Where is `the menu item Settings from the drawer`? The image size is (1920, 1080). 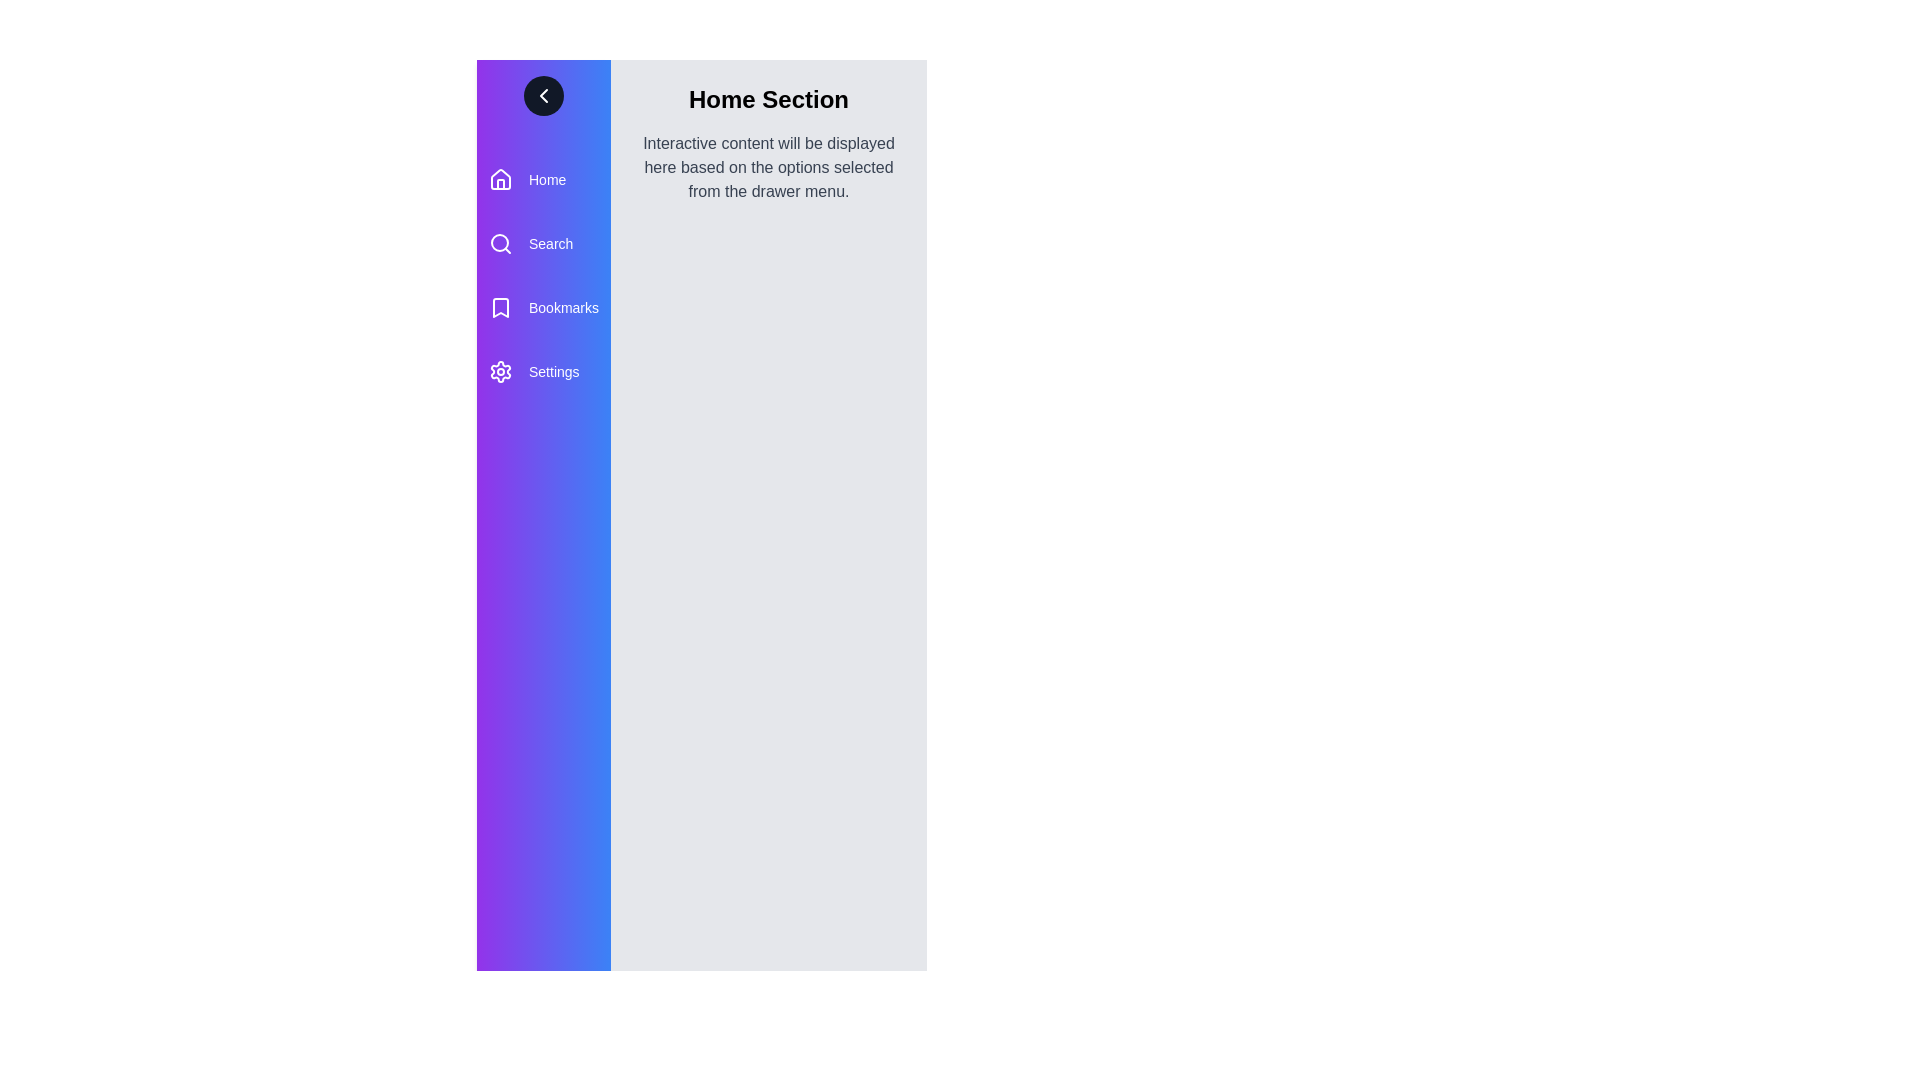
the menu item Settings from the drawer is located at coordinates (543, 371).